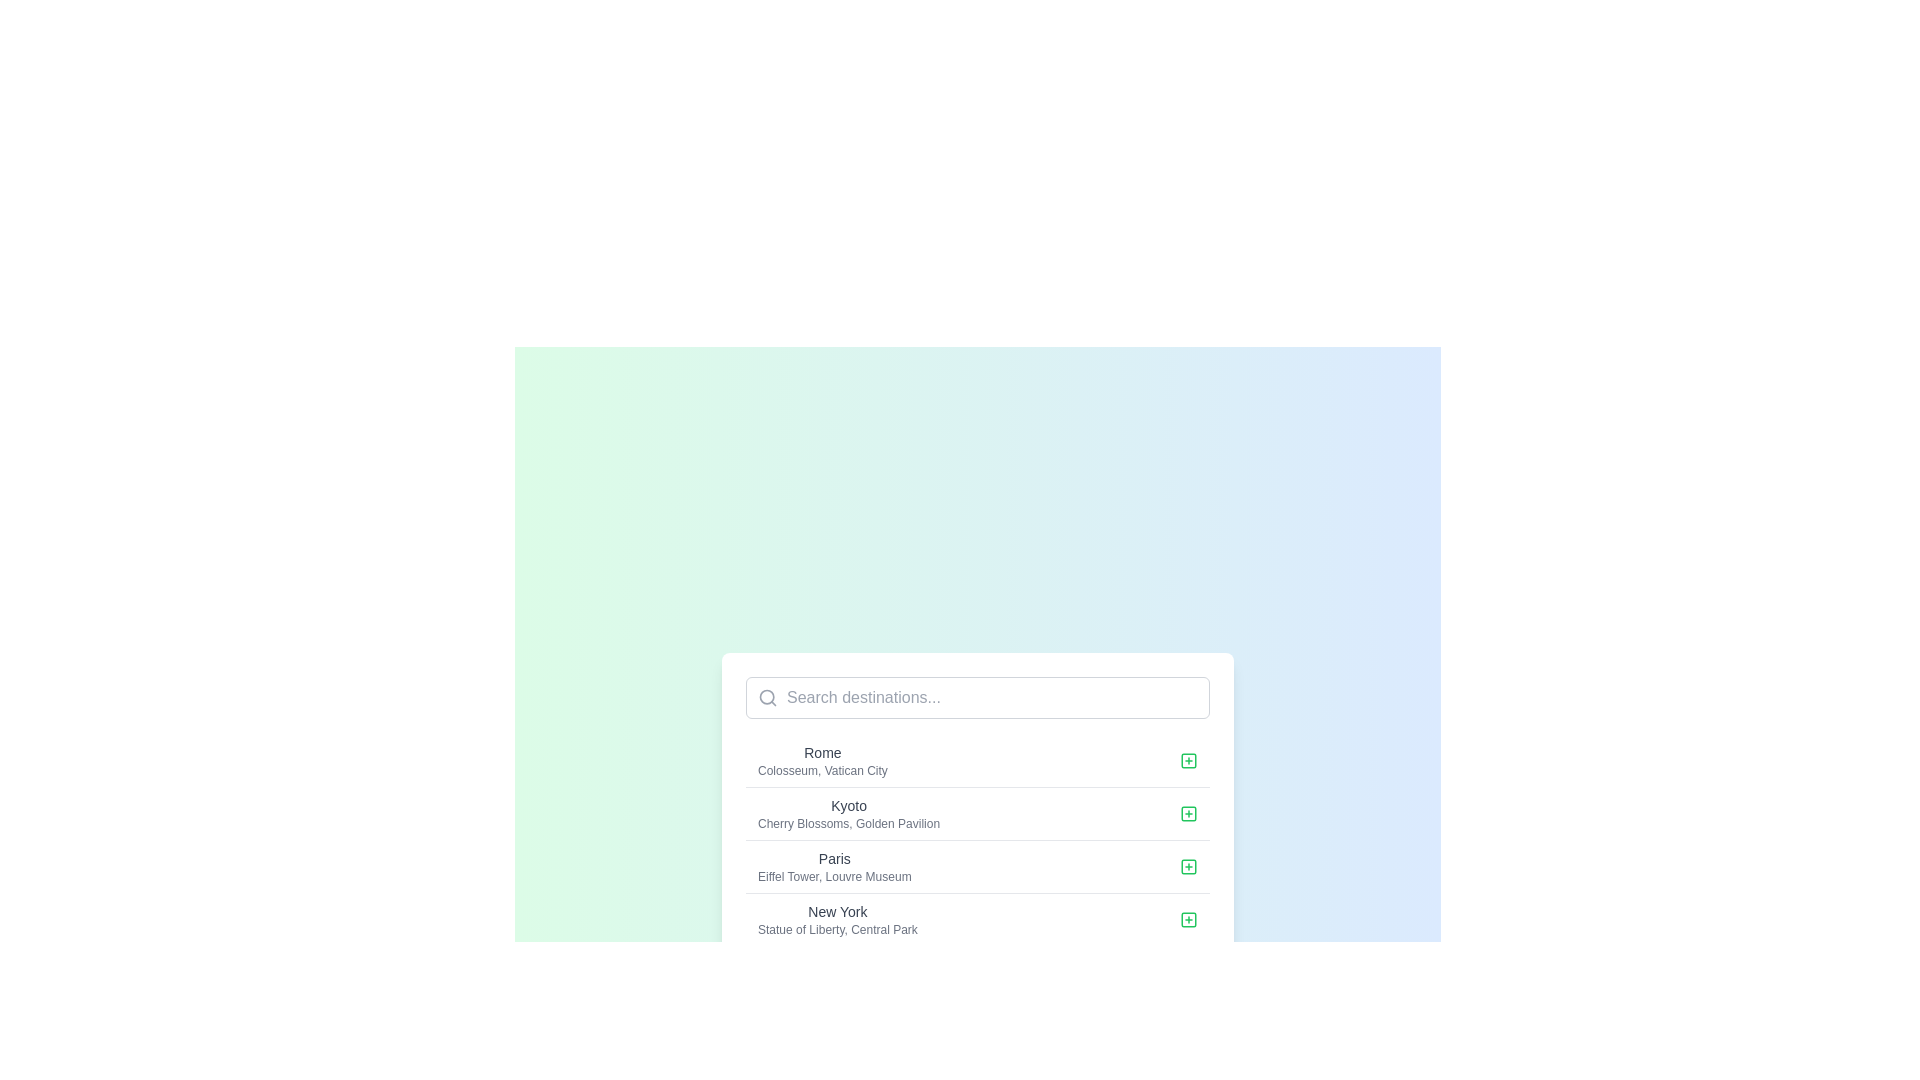 The width and height of the screenshot is (1920, 1080). What do you see at coordinates (1189, 760) in the screenshot?
I see `the addition button located at the far right of the row containing 'Rome Colosseum, Vatican City' to initiate the addition action` at bounding box center [1189, 760].